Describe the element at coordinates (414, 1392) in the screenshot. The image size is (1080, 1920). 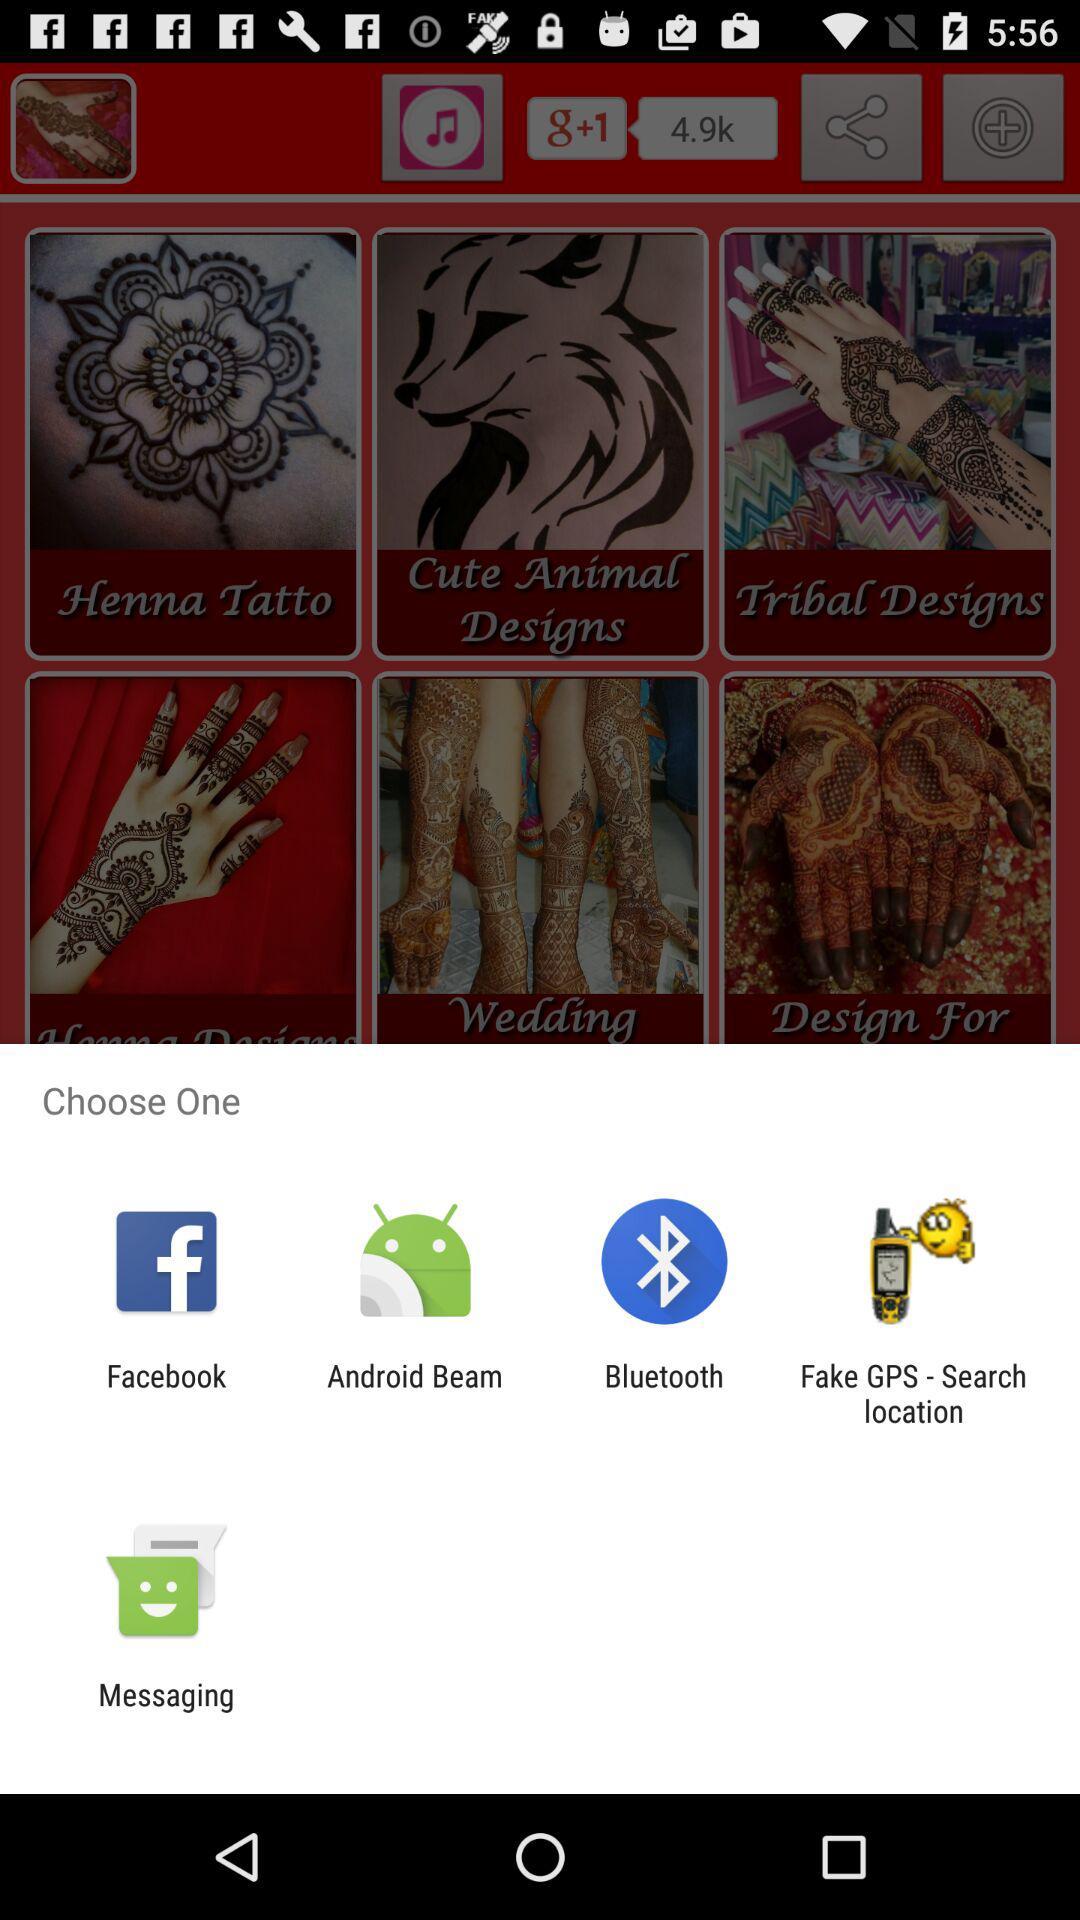
I see `the icon next to the bluetooth item` at that location.